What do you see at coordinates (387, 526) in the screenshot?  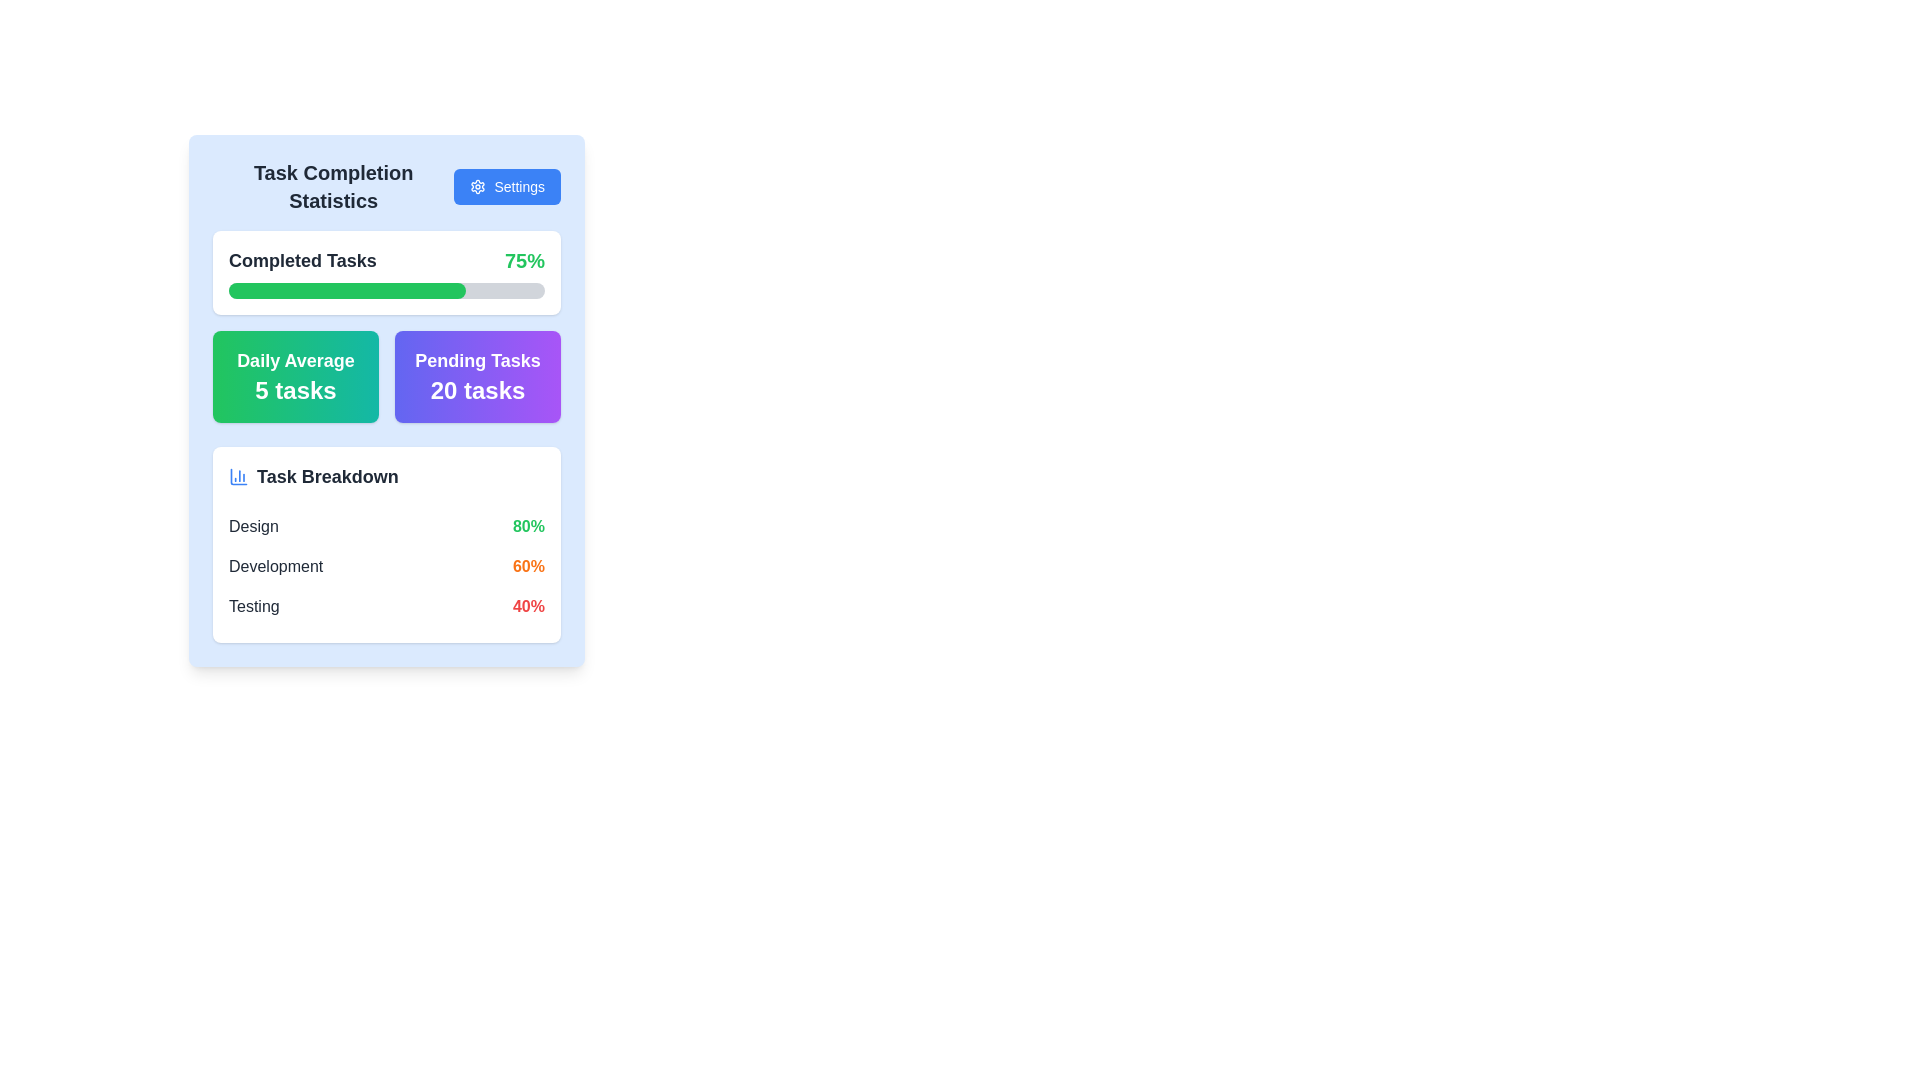 I see `the first descriptive row in the 'Task Breakdown' table that associates the 'Design' task with an '80%' completion level` at bounding box center [387, 526].